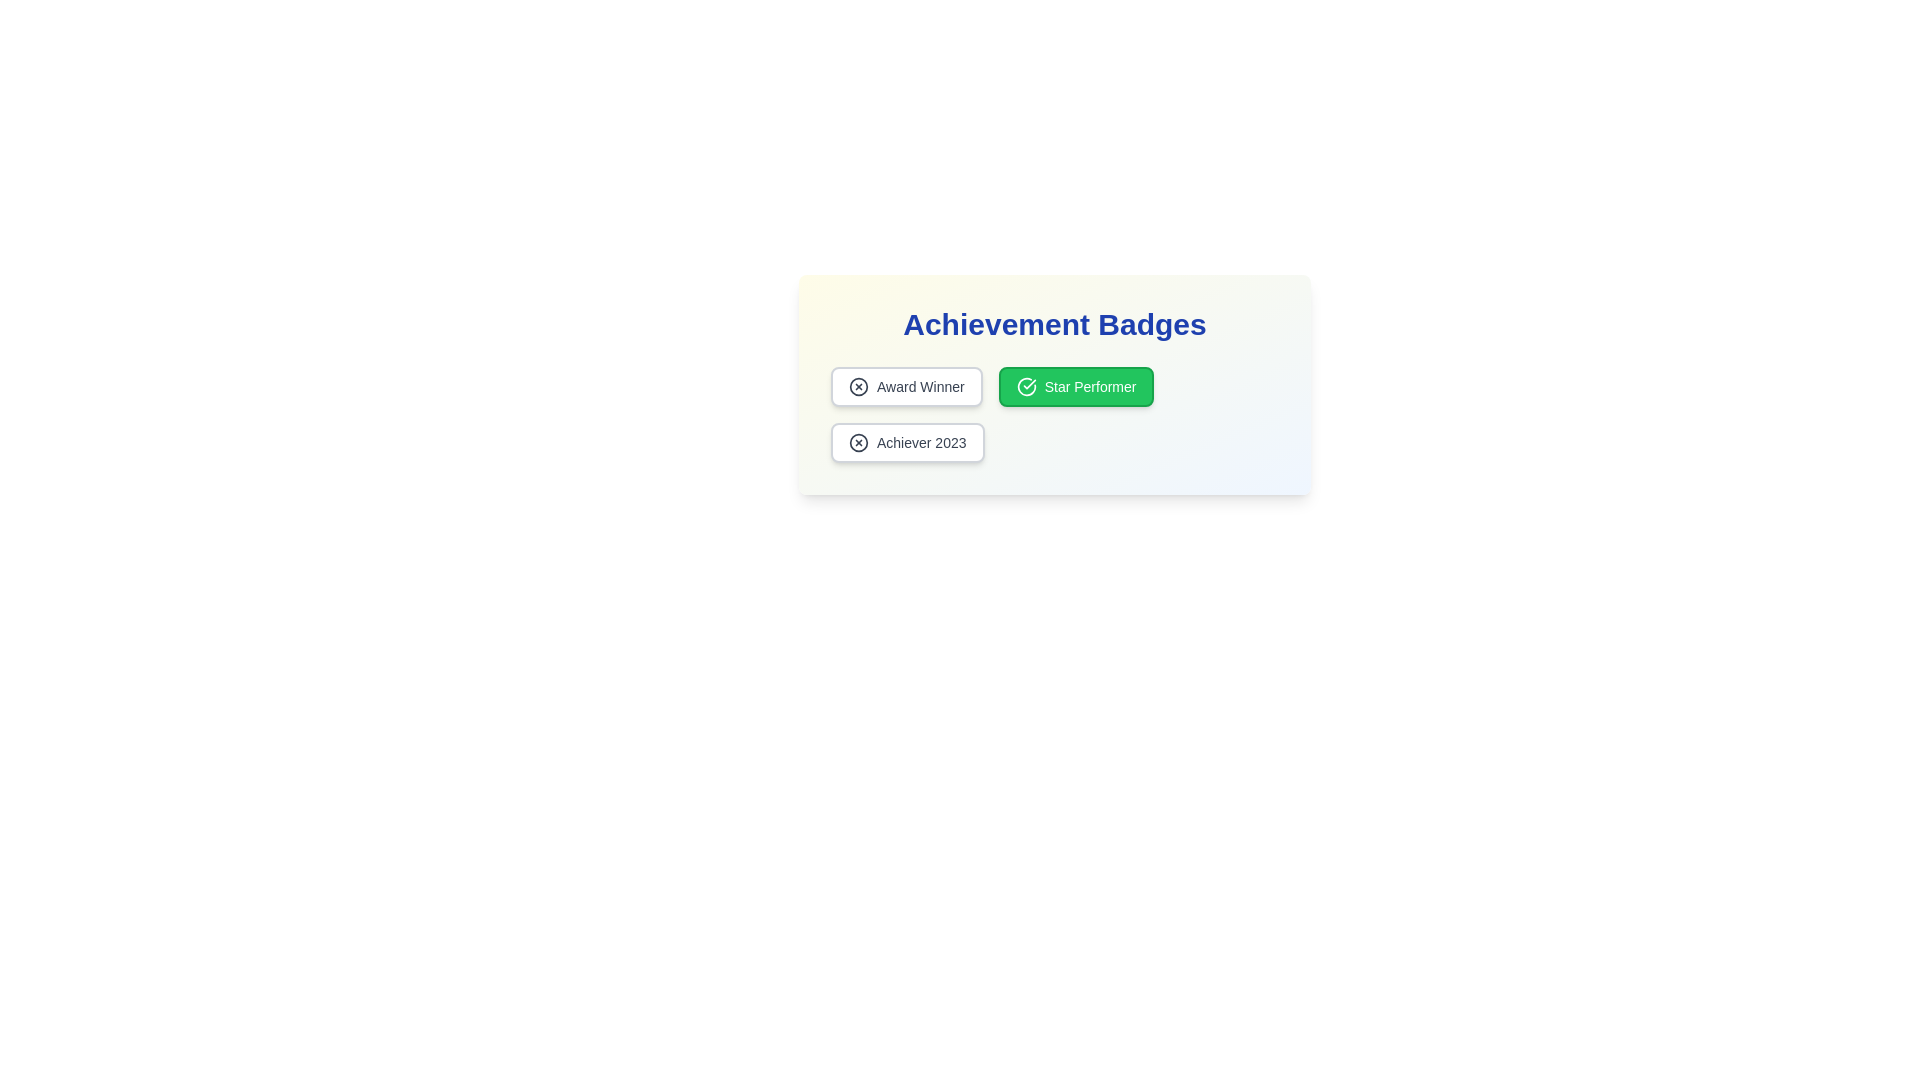 This screenshot has height=1080, width=1920. I want to click on the badge labeled Achiever 2023 to observe its hover effect, so click(906, 442).